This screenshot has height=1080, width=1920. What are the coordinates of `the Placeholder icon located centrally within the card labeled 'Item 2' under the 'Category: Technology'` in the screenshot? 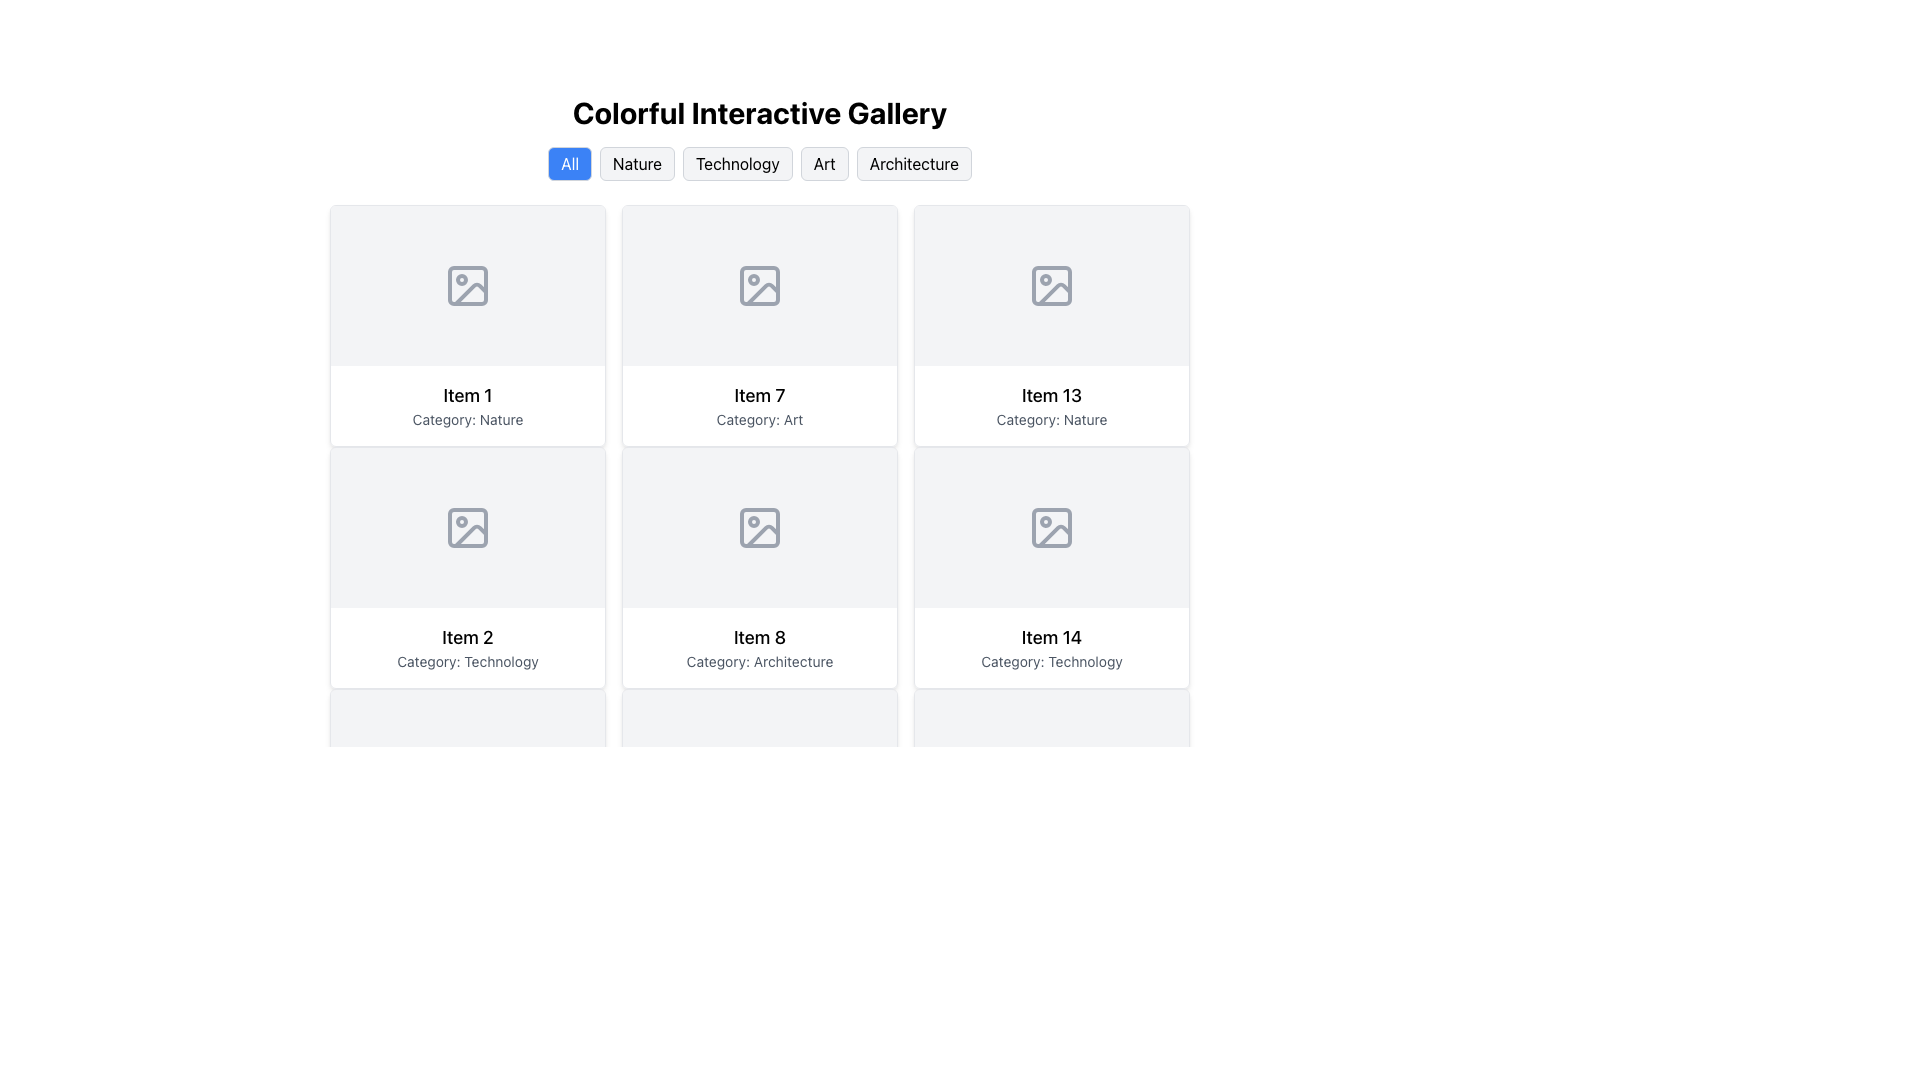 It's located at (466, 527).